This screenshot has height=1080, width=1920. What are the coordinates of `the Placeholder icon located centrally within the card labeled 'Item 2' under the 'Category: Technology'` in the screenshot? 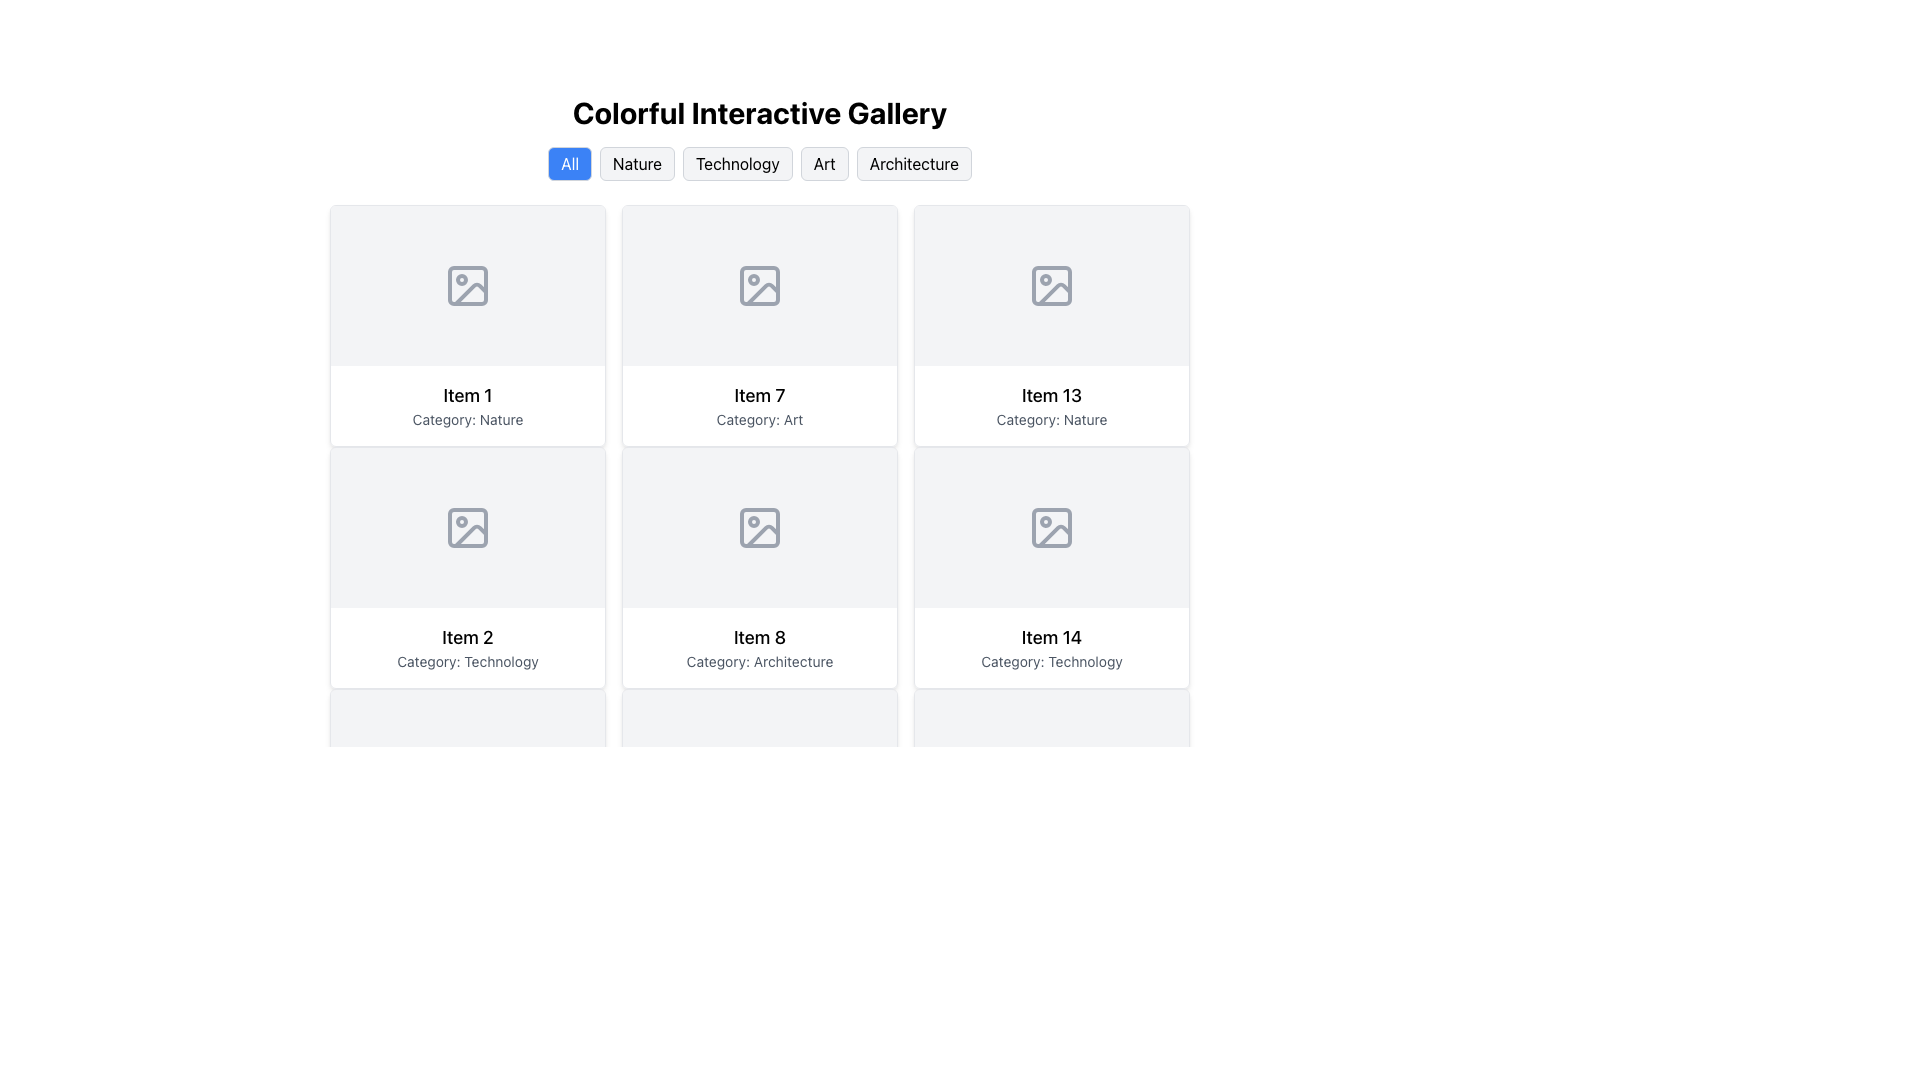 It's located at (466, 527).